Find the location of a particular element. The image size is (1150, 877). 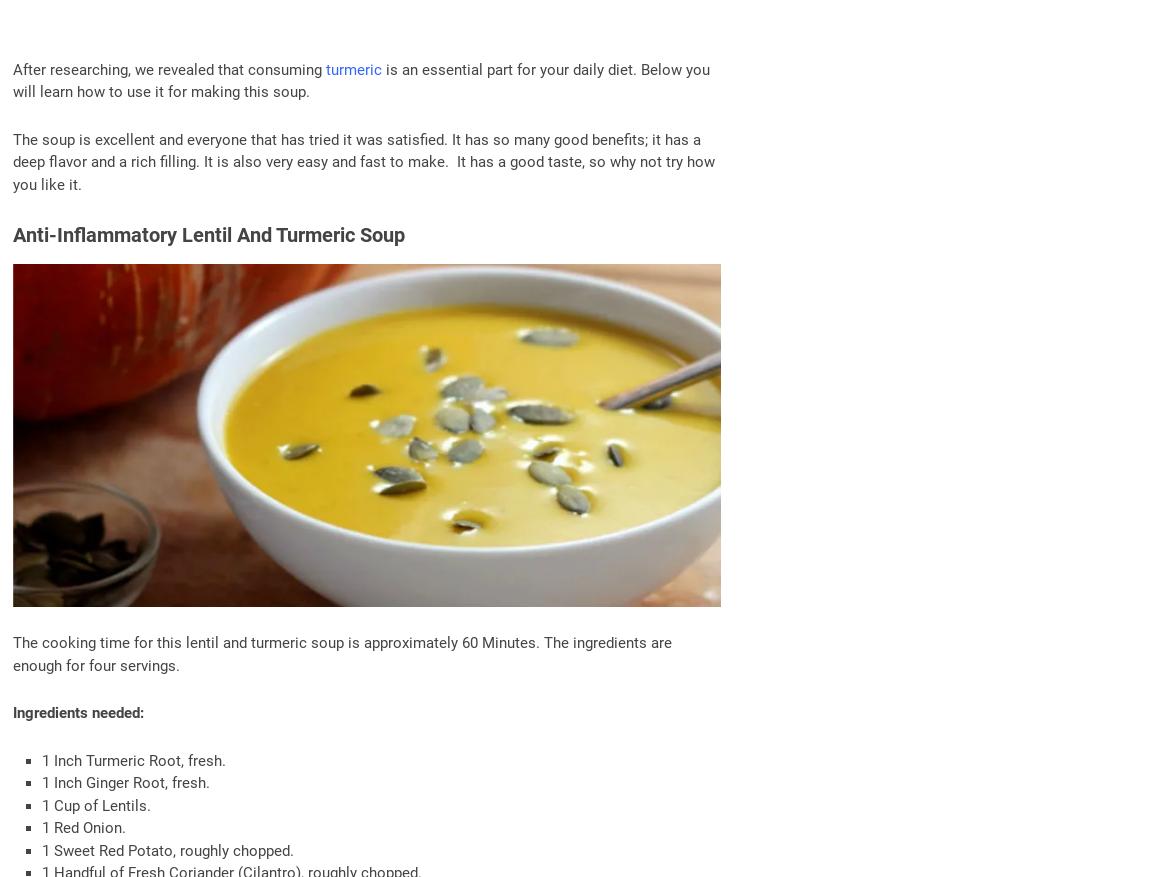

'1 Cup of Lentils.' is located at coordinates (94, 803).